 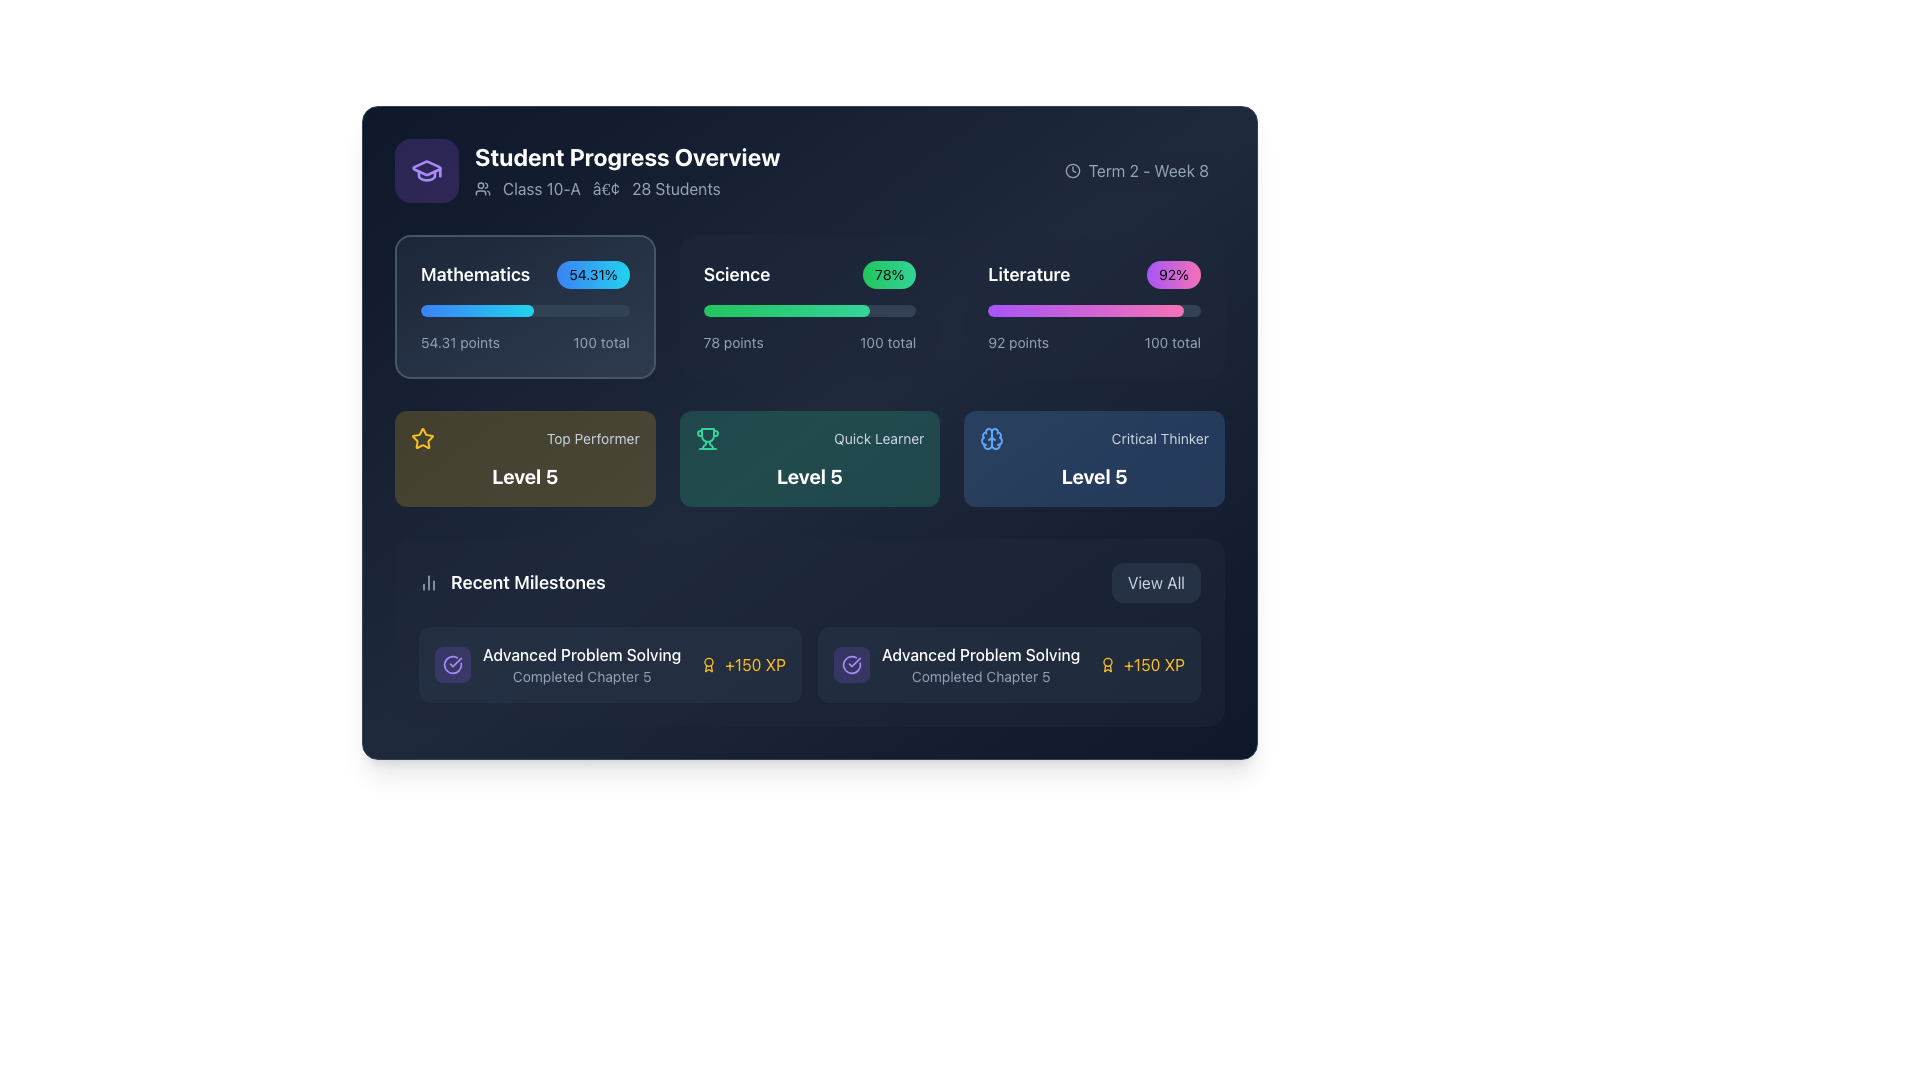 What do you see at coordinates (1107, 664) in the screenshot?
I see `the amber-yellow award icon with a circular medallion design, located left of the '+150 XP' text in the 'Advanced Problem Solving' section` at bounding box center [1107, 664].